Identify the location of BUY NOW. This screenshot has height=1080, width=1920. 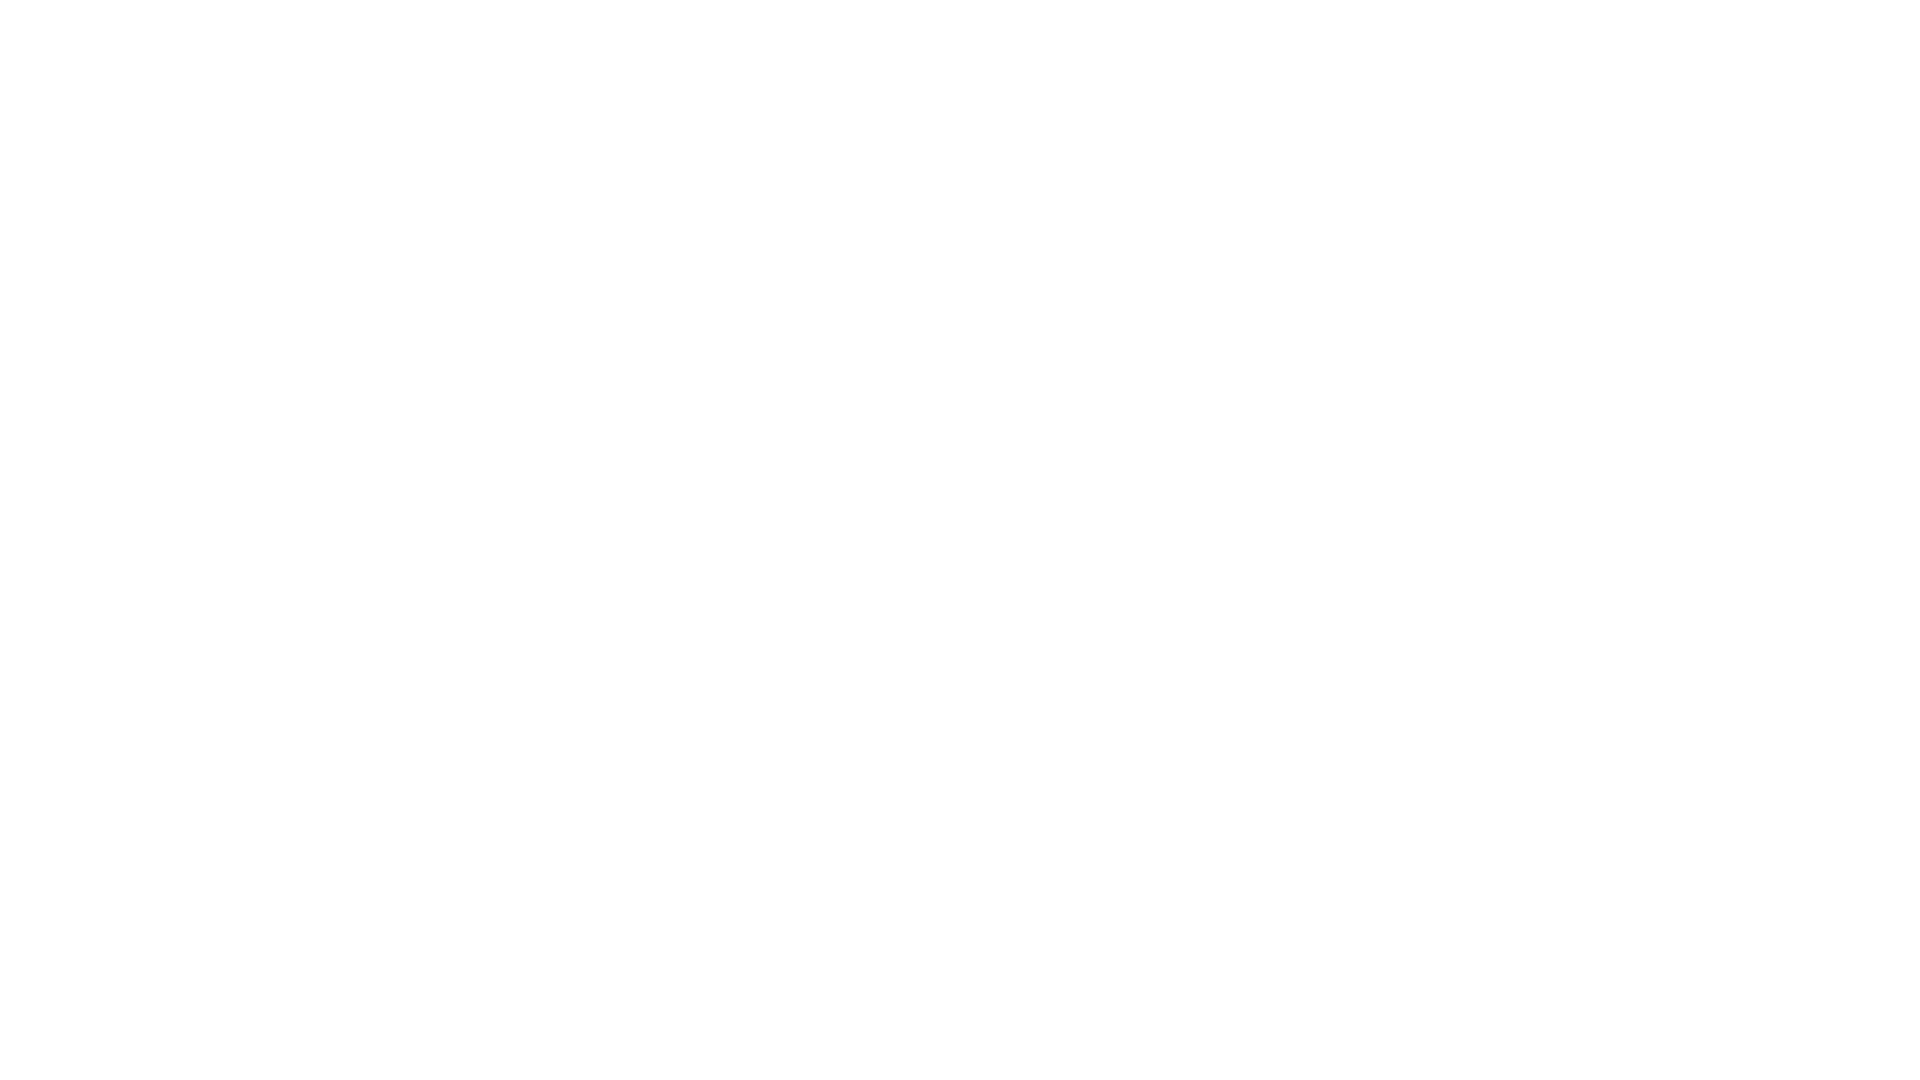
(961, 490).